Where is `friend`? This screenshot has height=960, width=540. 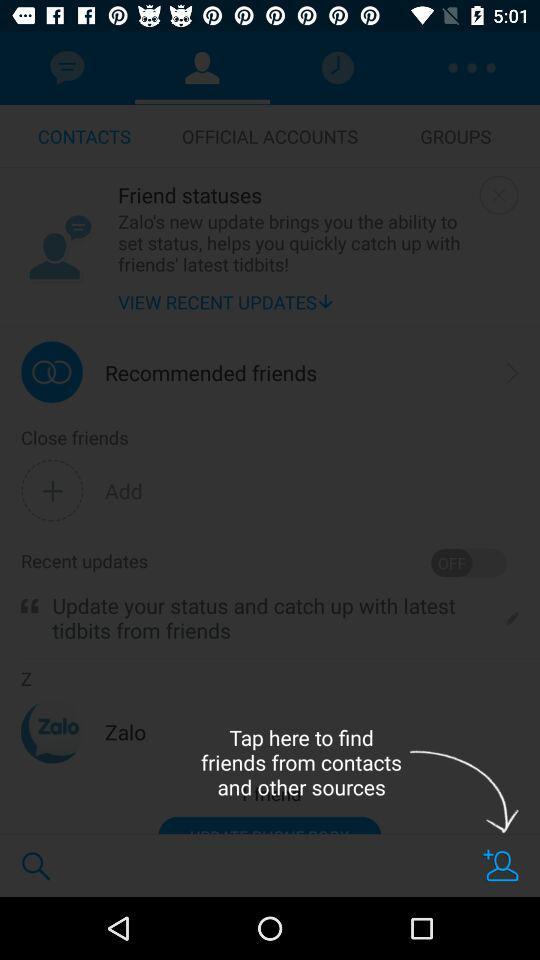 friend is located at coordinates (500, 864).